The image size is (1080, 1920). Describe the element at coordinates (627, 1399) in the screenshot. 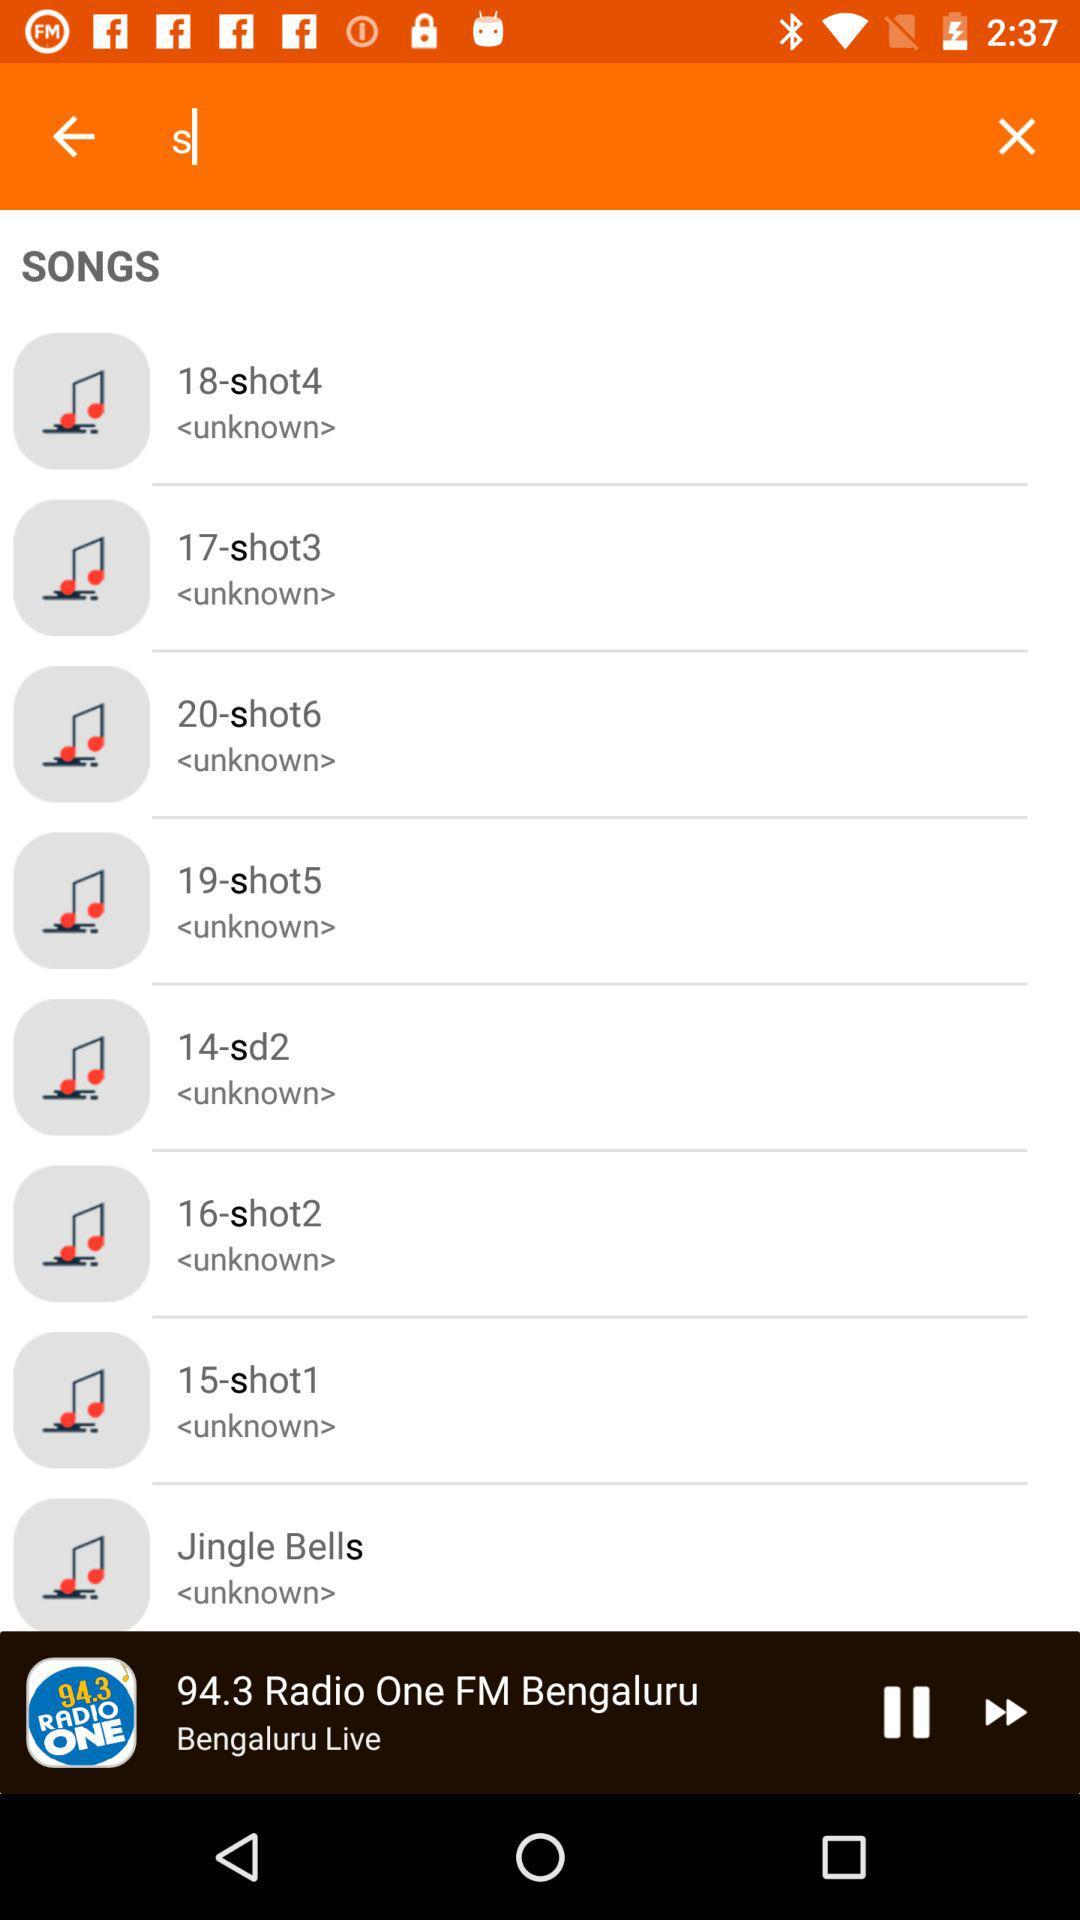

I see `option above jingle bells` at that location.